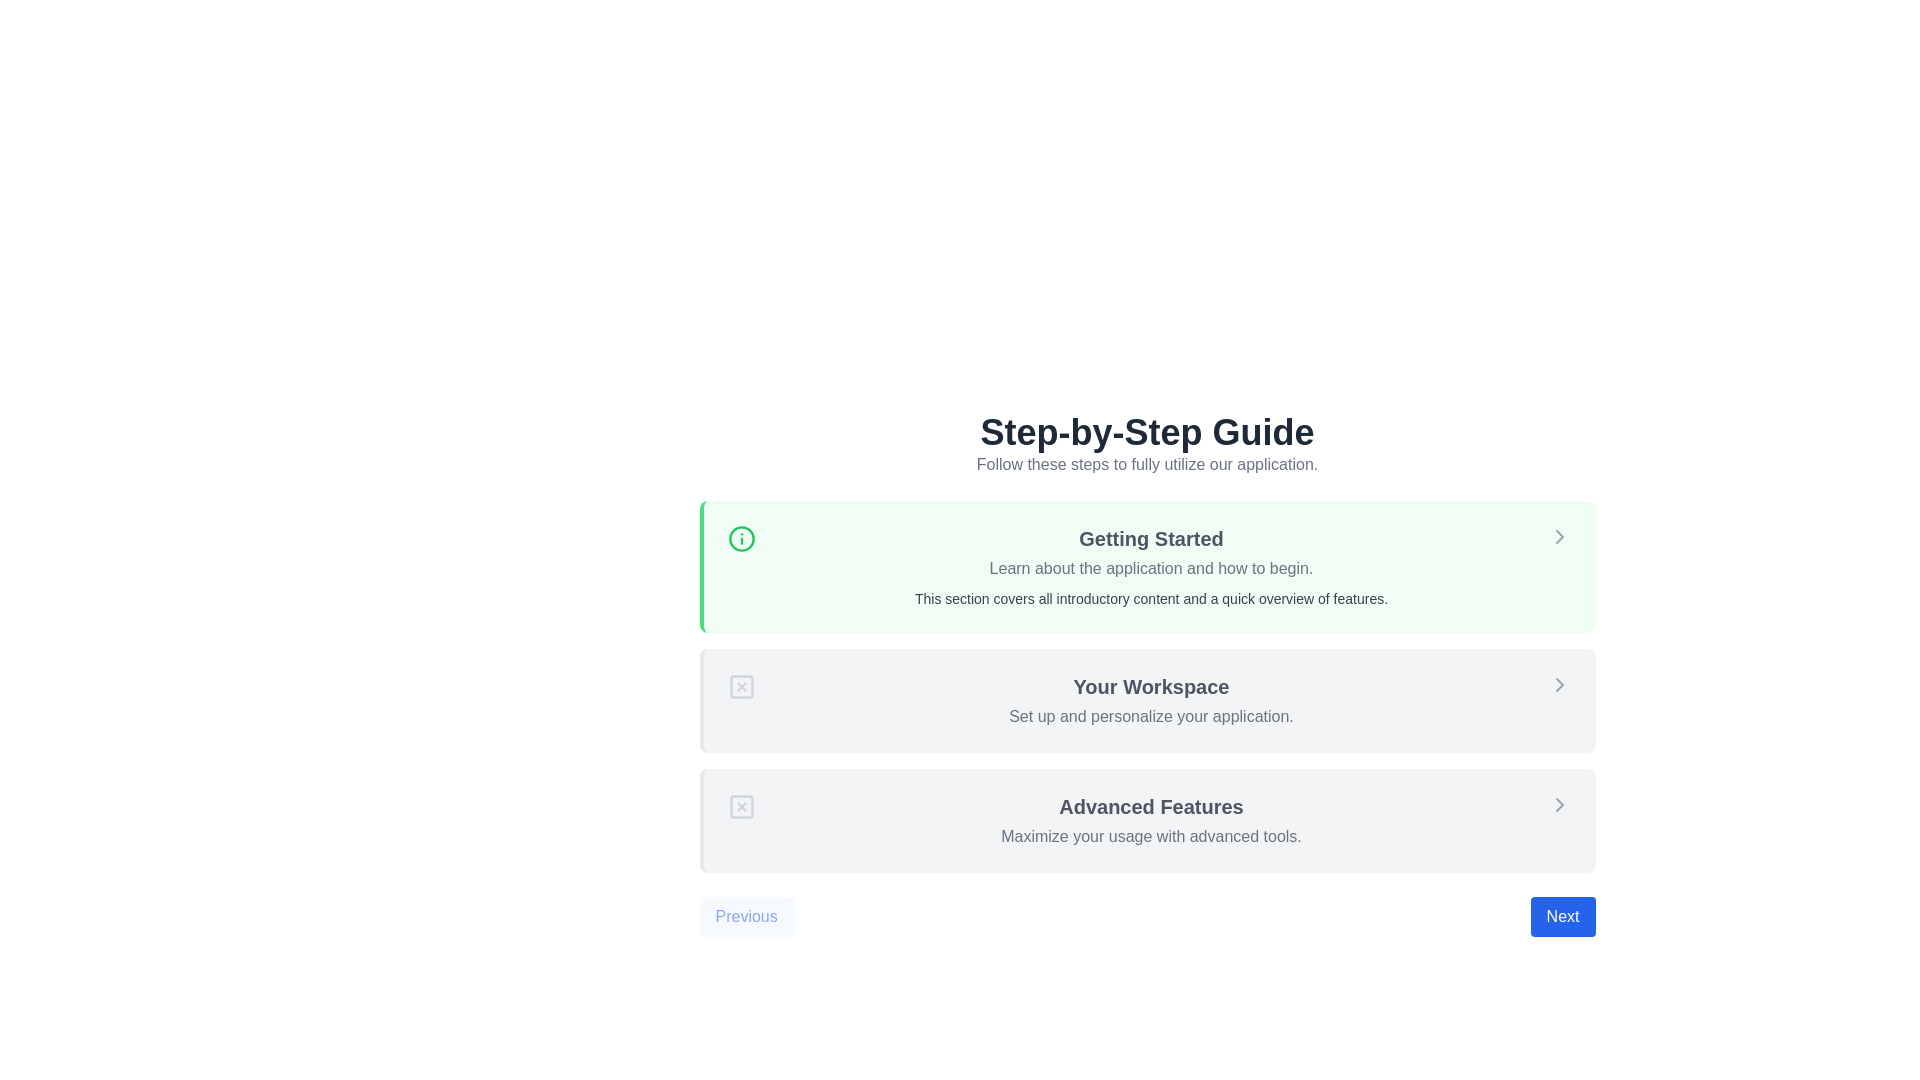 This screenshot has width=1920, height=1080. Describe the element at coordinates (740, 805) in the screenshot. I see `the visual icon for the Advanced Features section` at that location.